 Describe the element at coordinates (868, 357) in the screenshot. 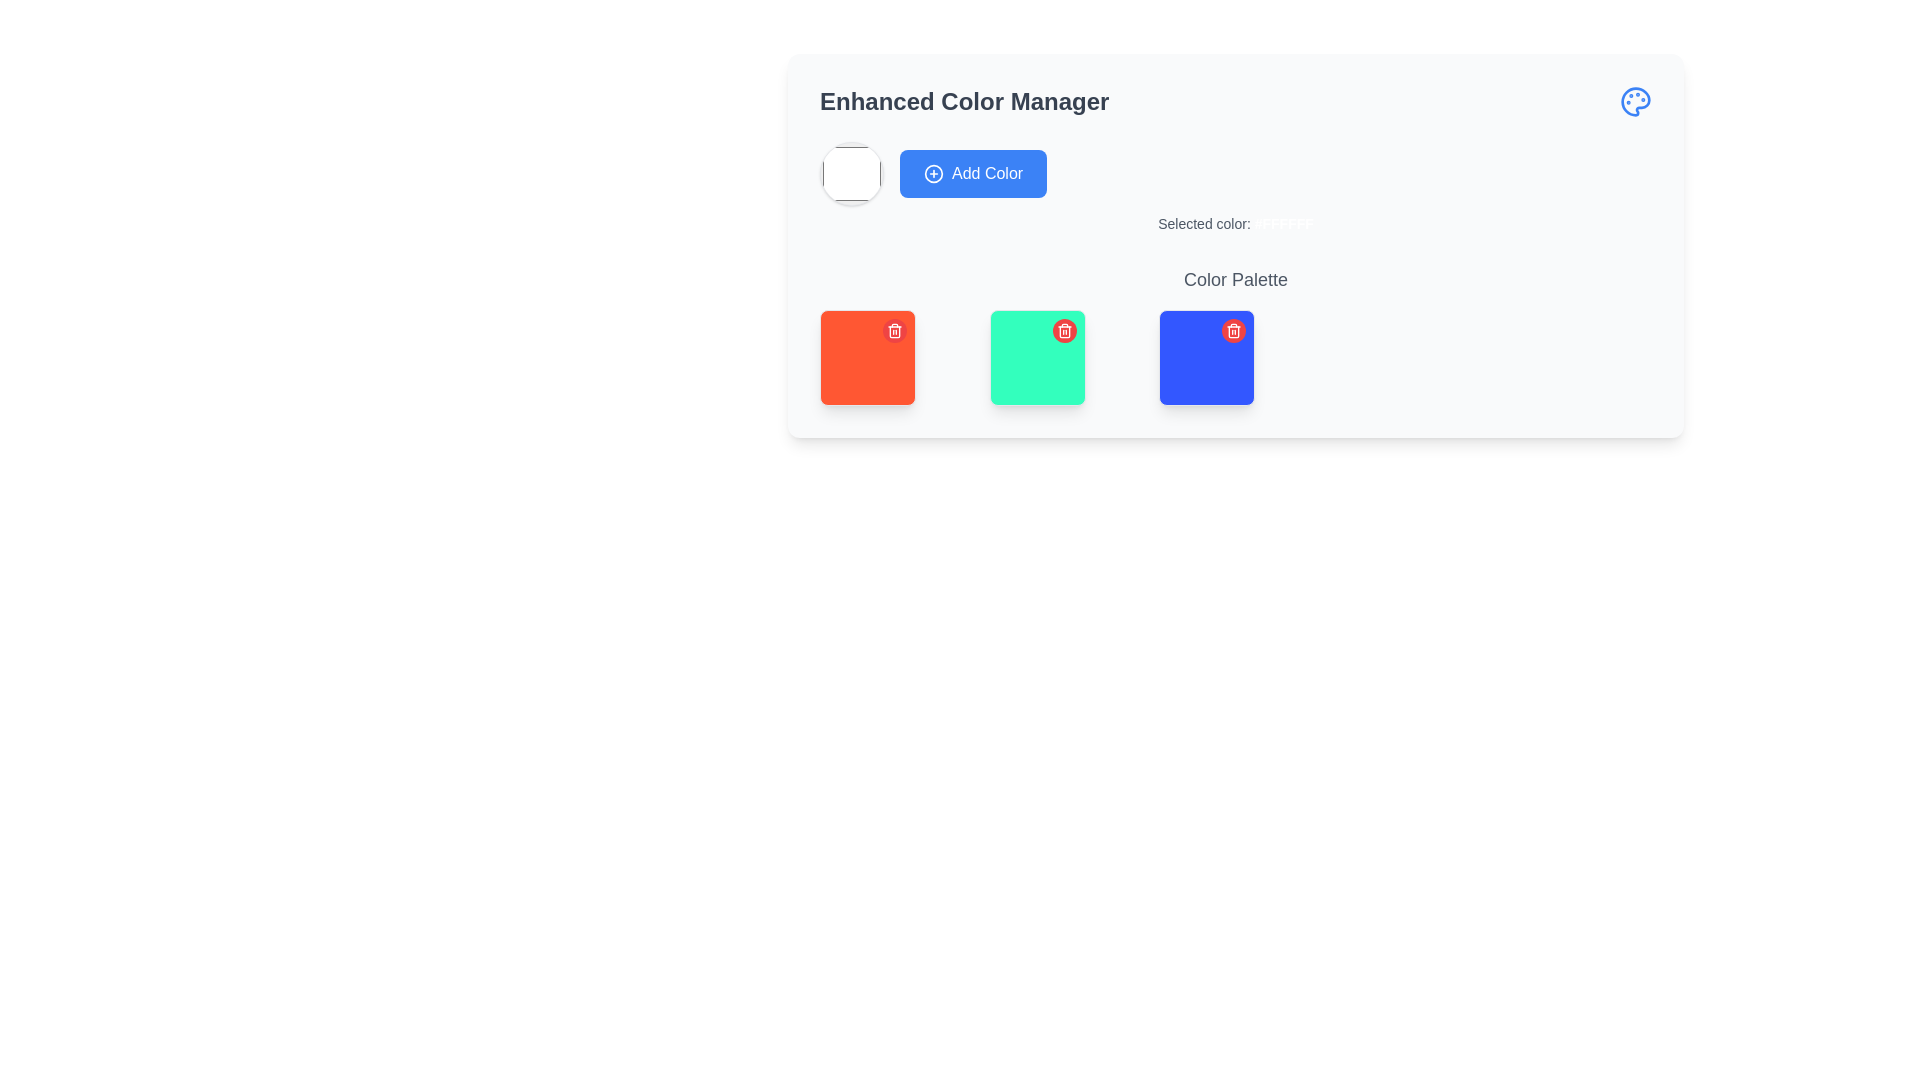

I see `the first square with a vivid red-orange background and a trash bin icon` at that location.